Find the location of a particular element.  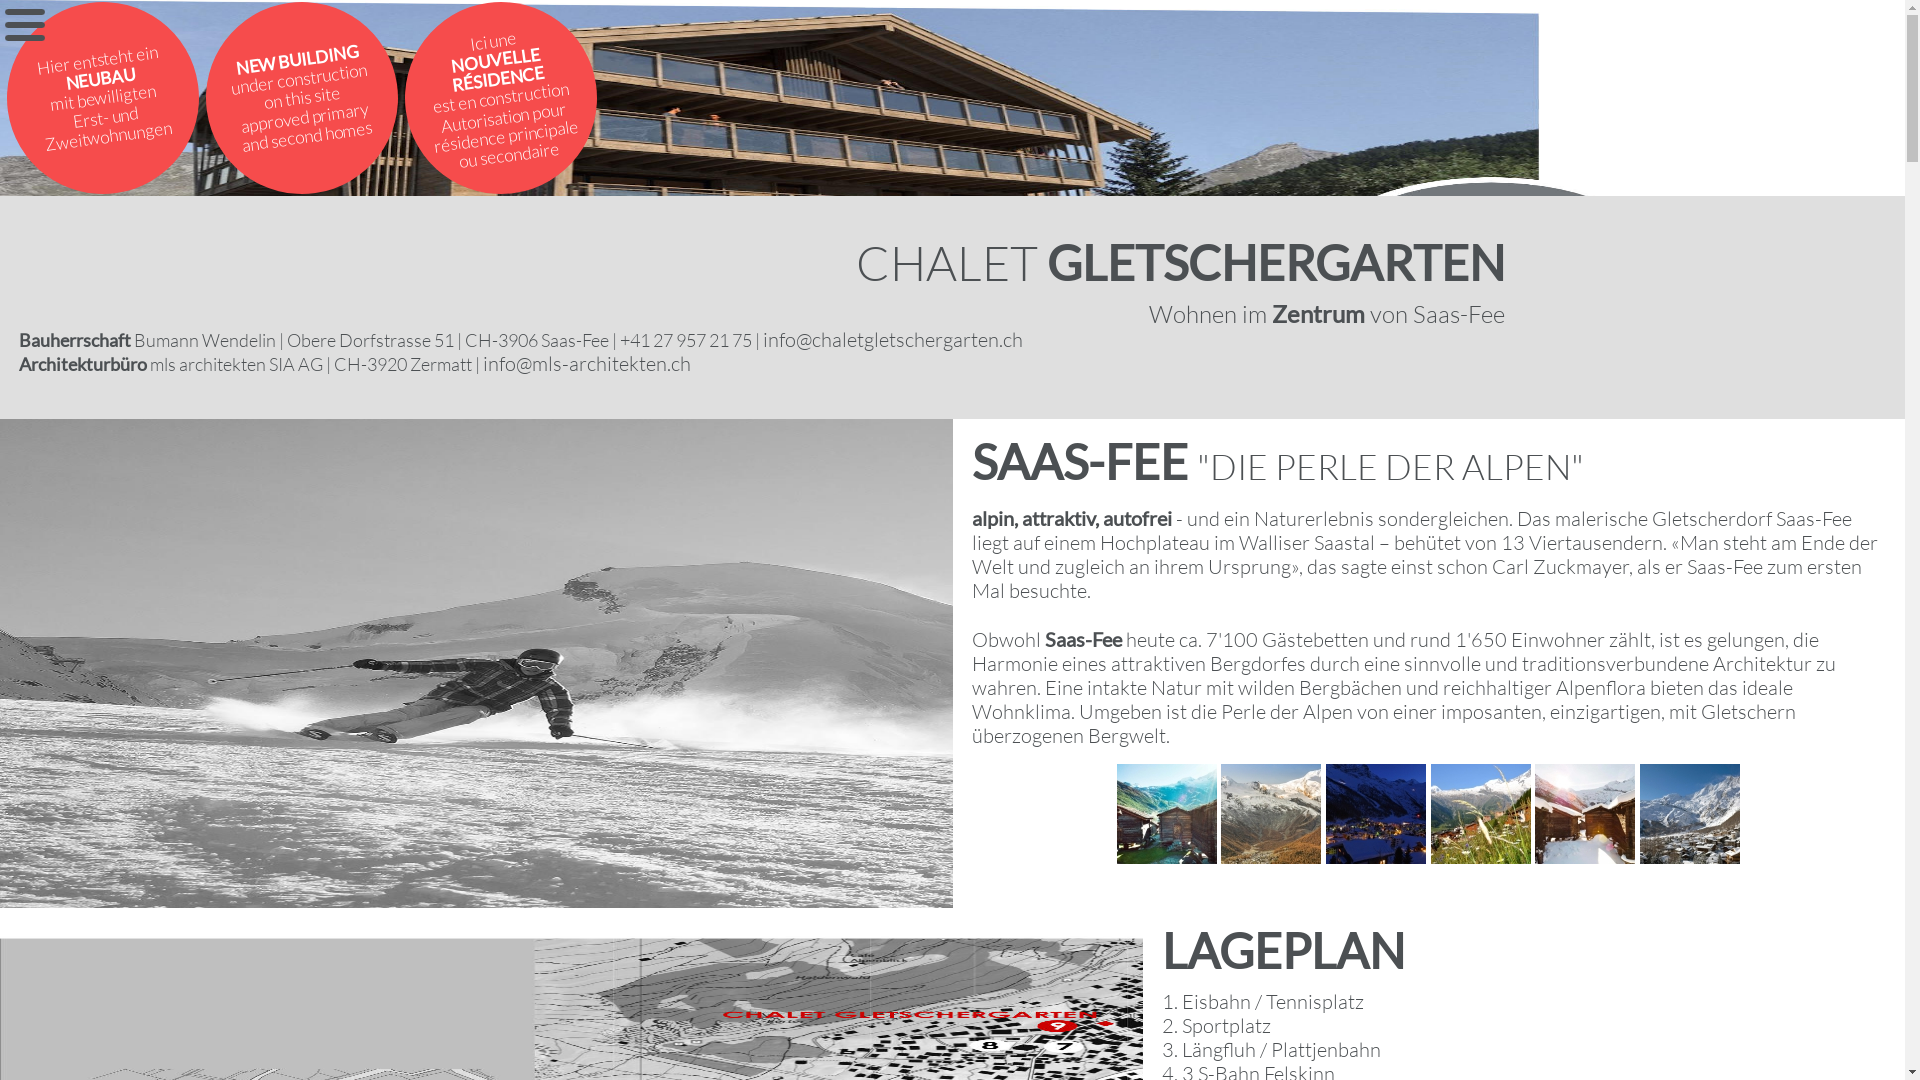

'info@chaletgletschergarten.ch' is located at coordinates (891, 338).